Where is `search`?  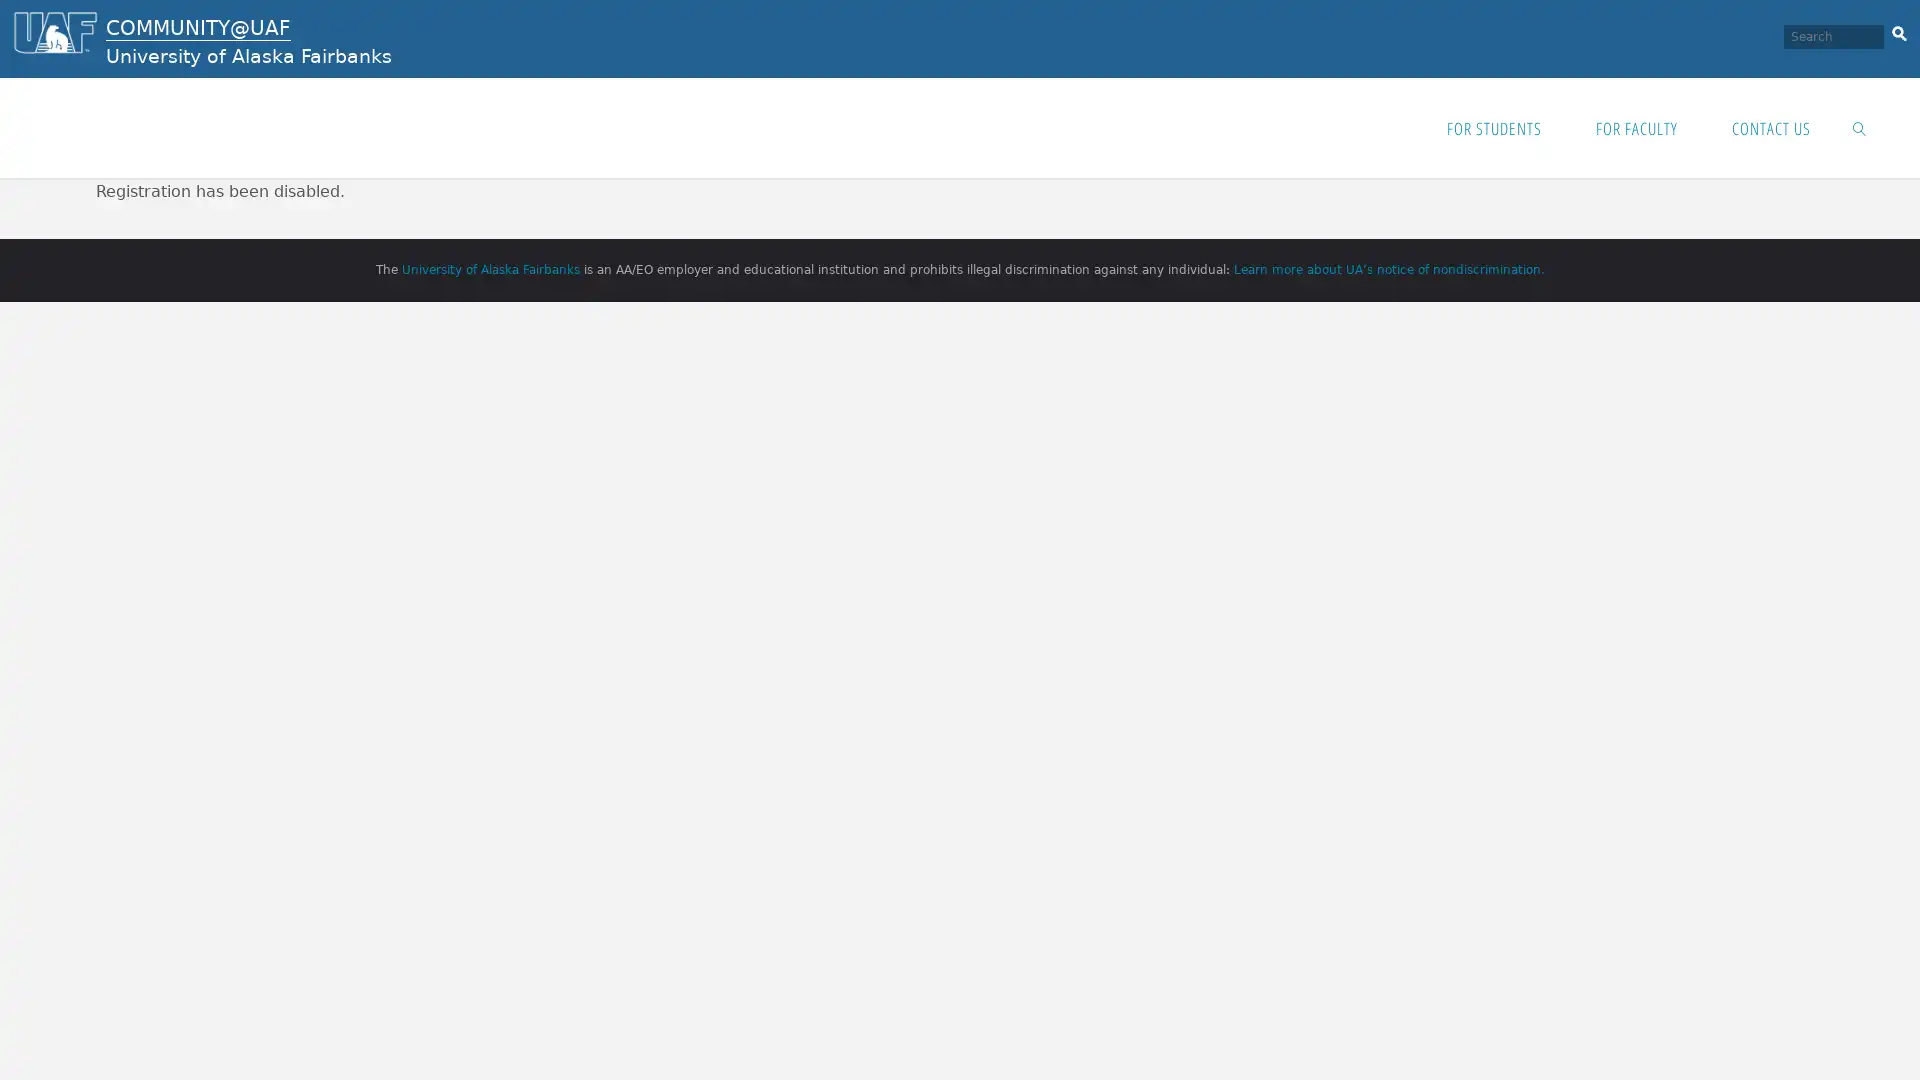 search is located at coordinates (1898, 30).